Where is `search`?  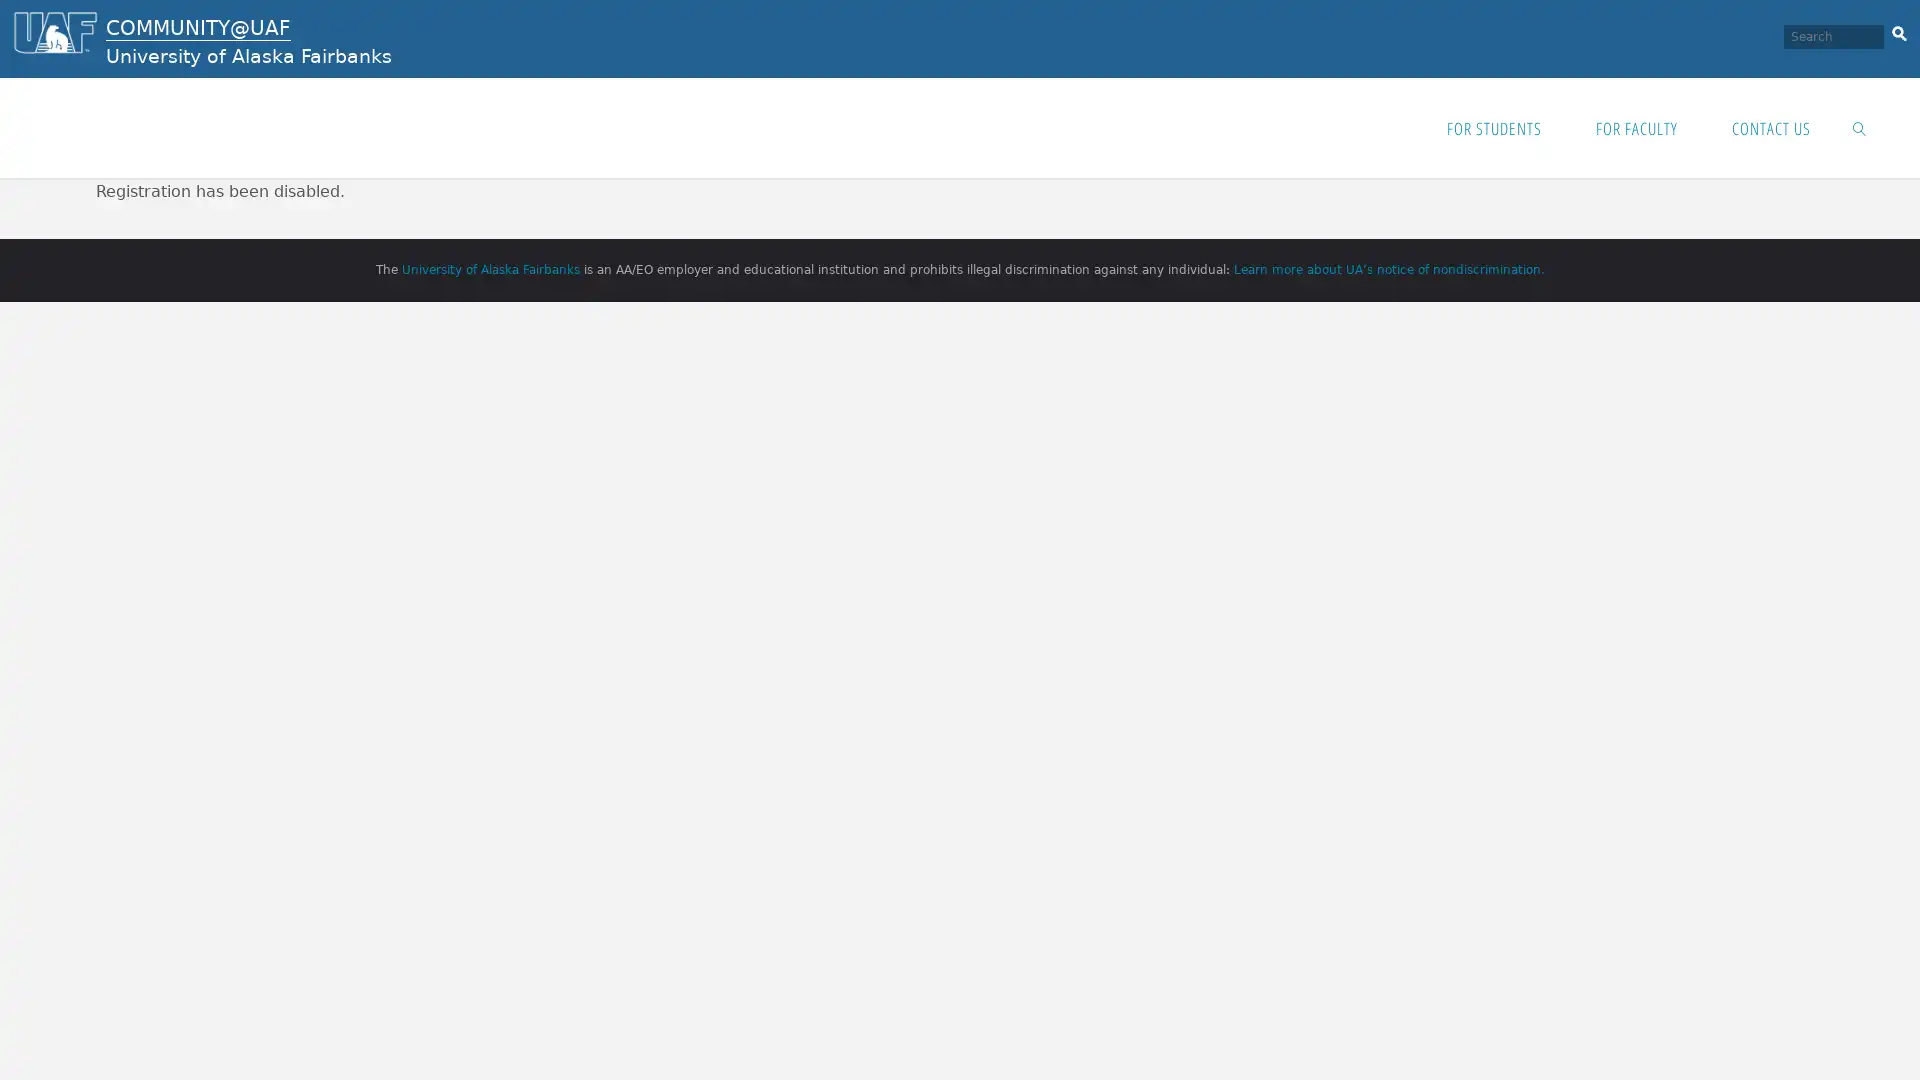 search is located at coordinates (1898, 30).